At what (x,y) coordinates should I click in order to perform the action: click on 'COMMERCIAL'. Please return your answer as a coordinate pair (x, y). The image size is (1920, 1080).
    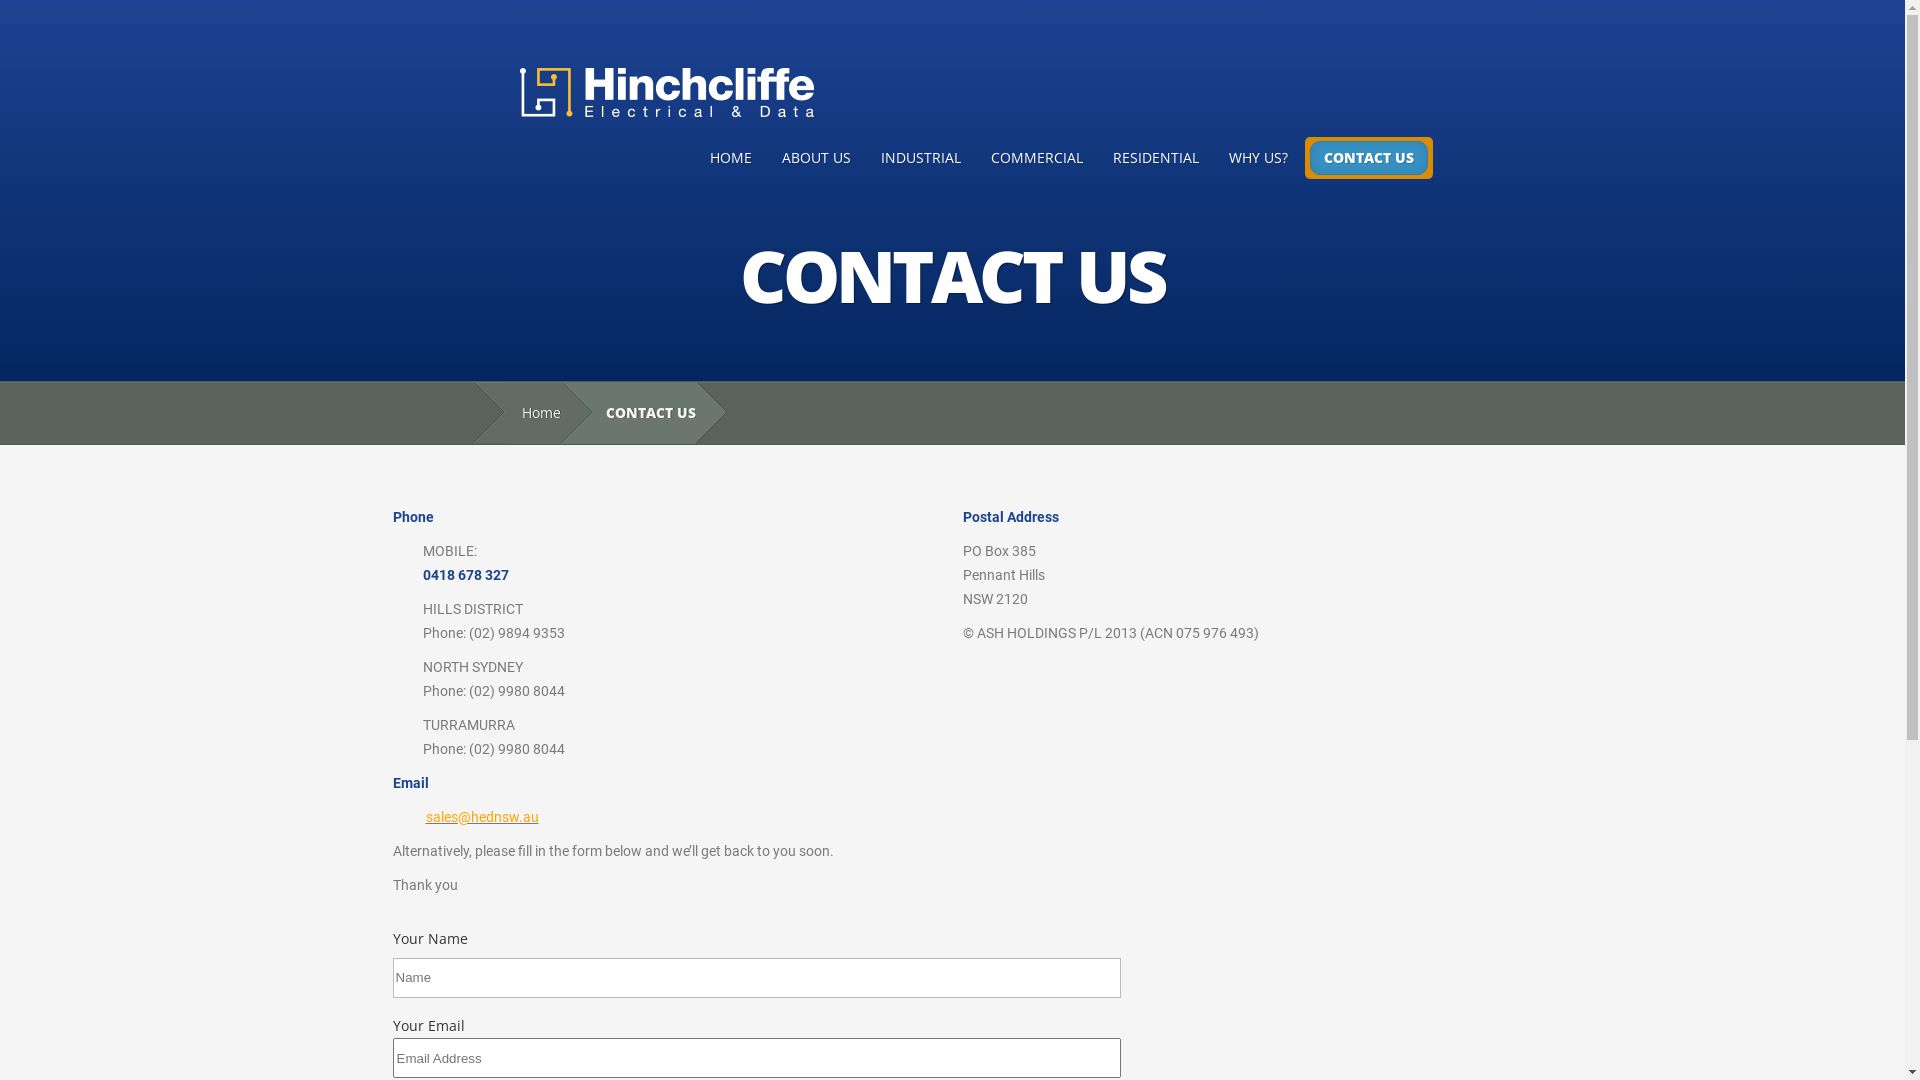
    Looking at the image, I should click on (1036, 157).